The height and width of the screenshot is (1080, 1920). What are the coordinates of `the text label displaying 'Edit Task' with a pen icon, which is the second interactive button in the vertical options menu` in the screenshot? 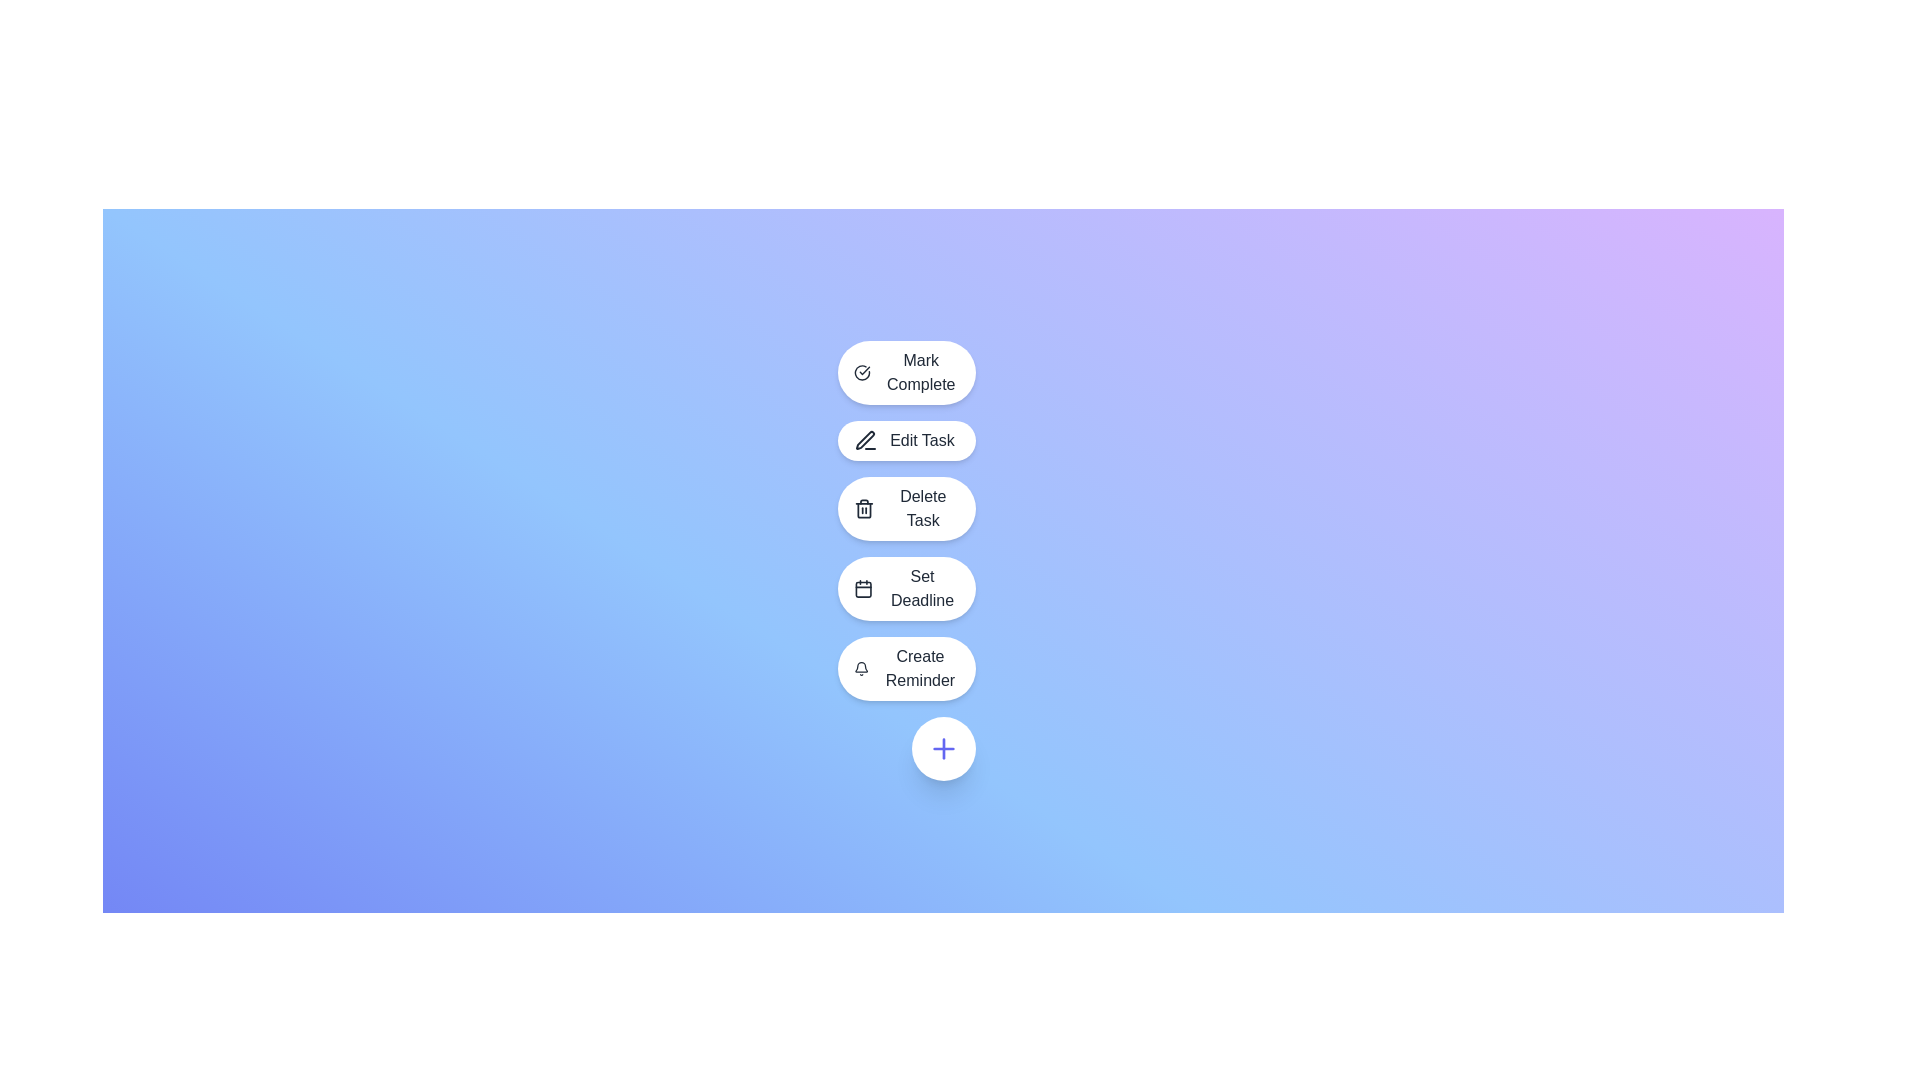 It's located at (921, 439).